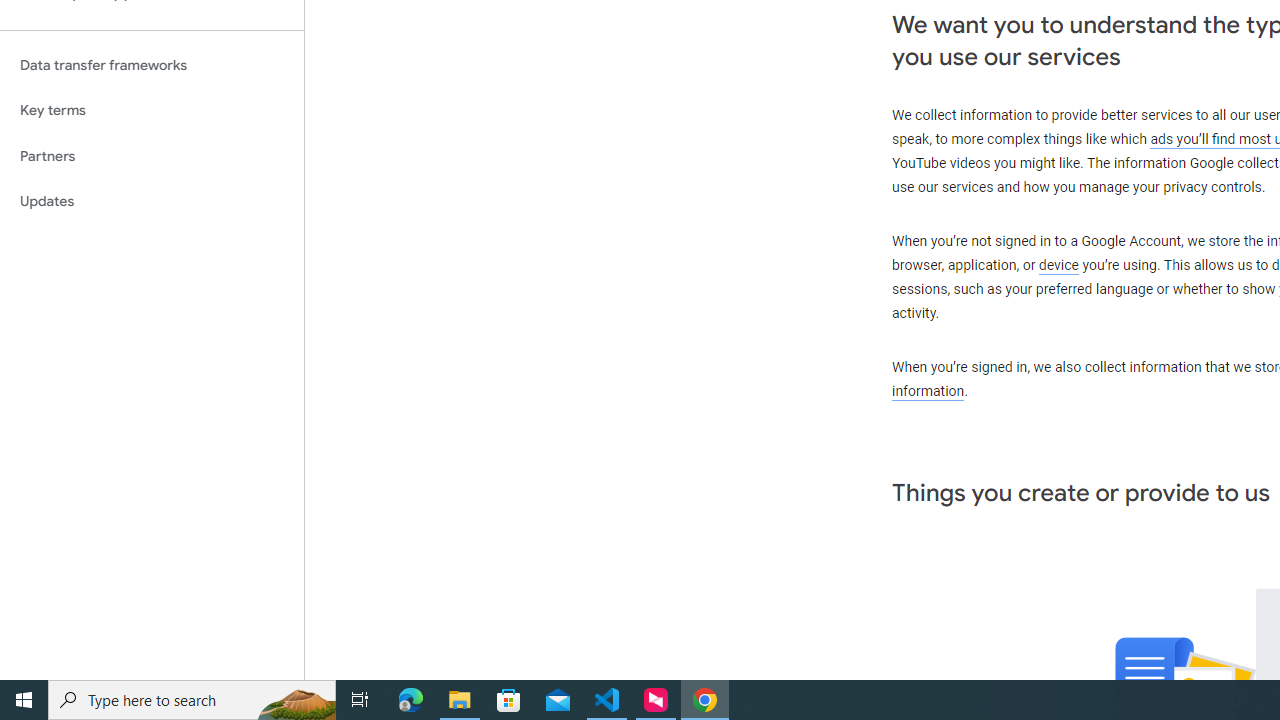  I want to click on 'Key terms', so click(151, 110).